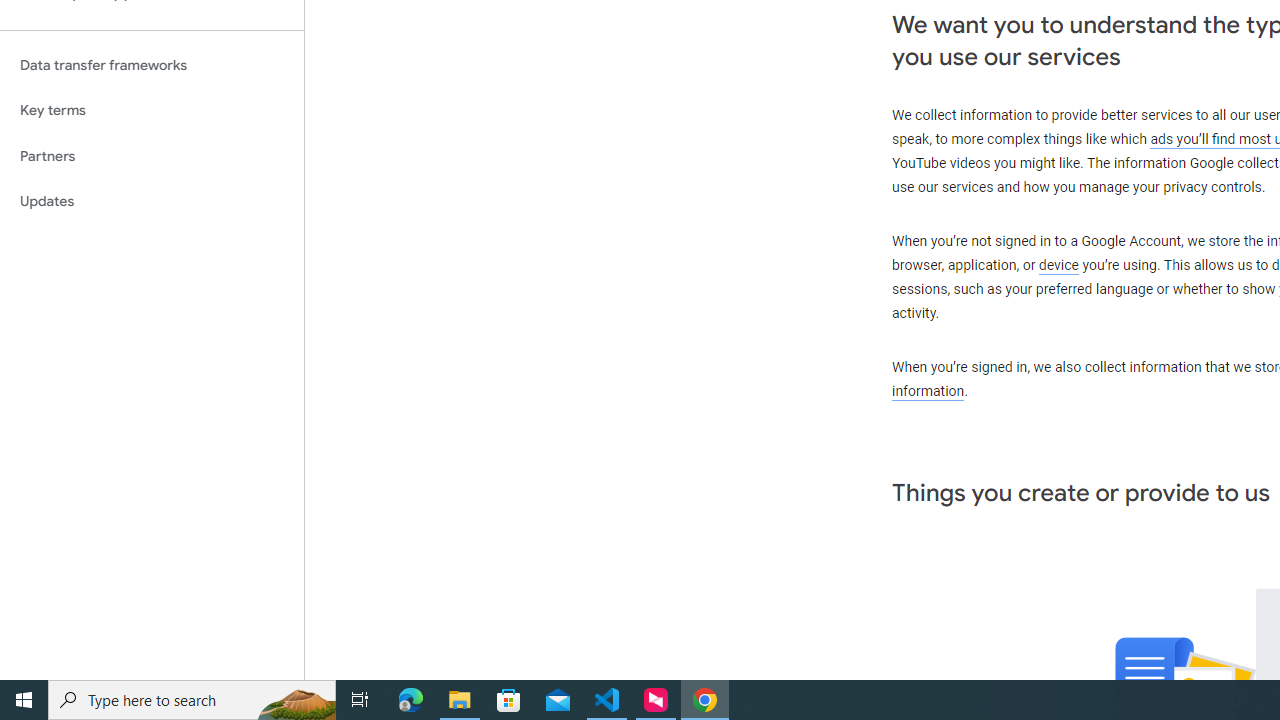  I want to click on 'Key terms', so click(151, 110).